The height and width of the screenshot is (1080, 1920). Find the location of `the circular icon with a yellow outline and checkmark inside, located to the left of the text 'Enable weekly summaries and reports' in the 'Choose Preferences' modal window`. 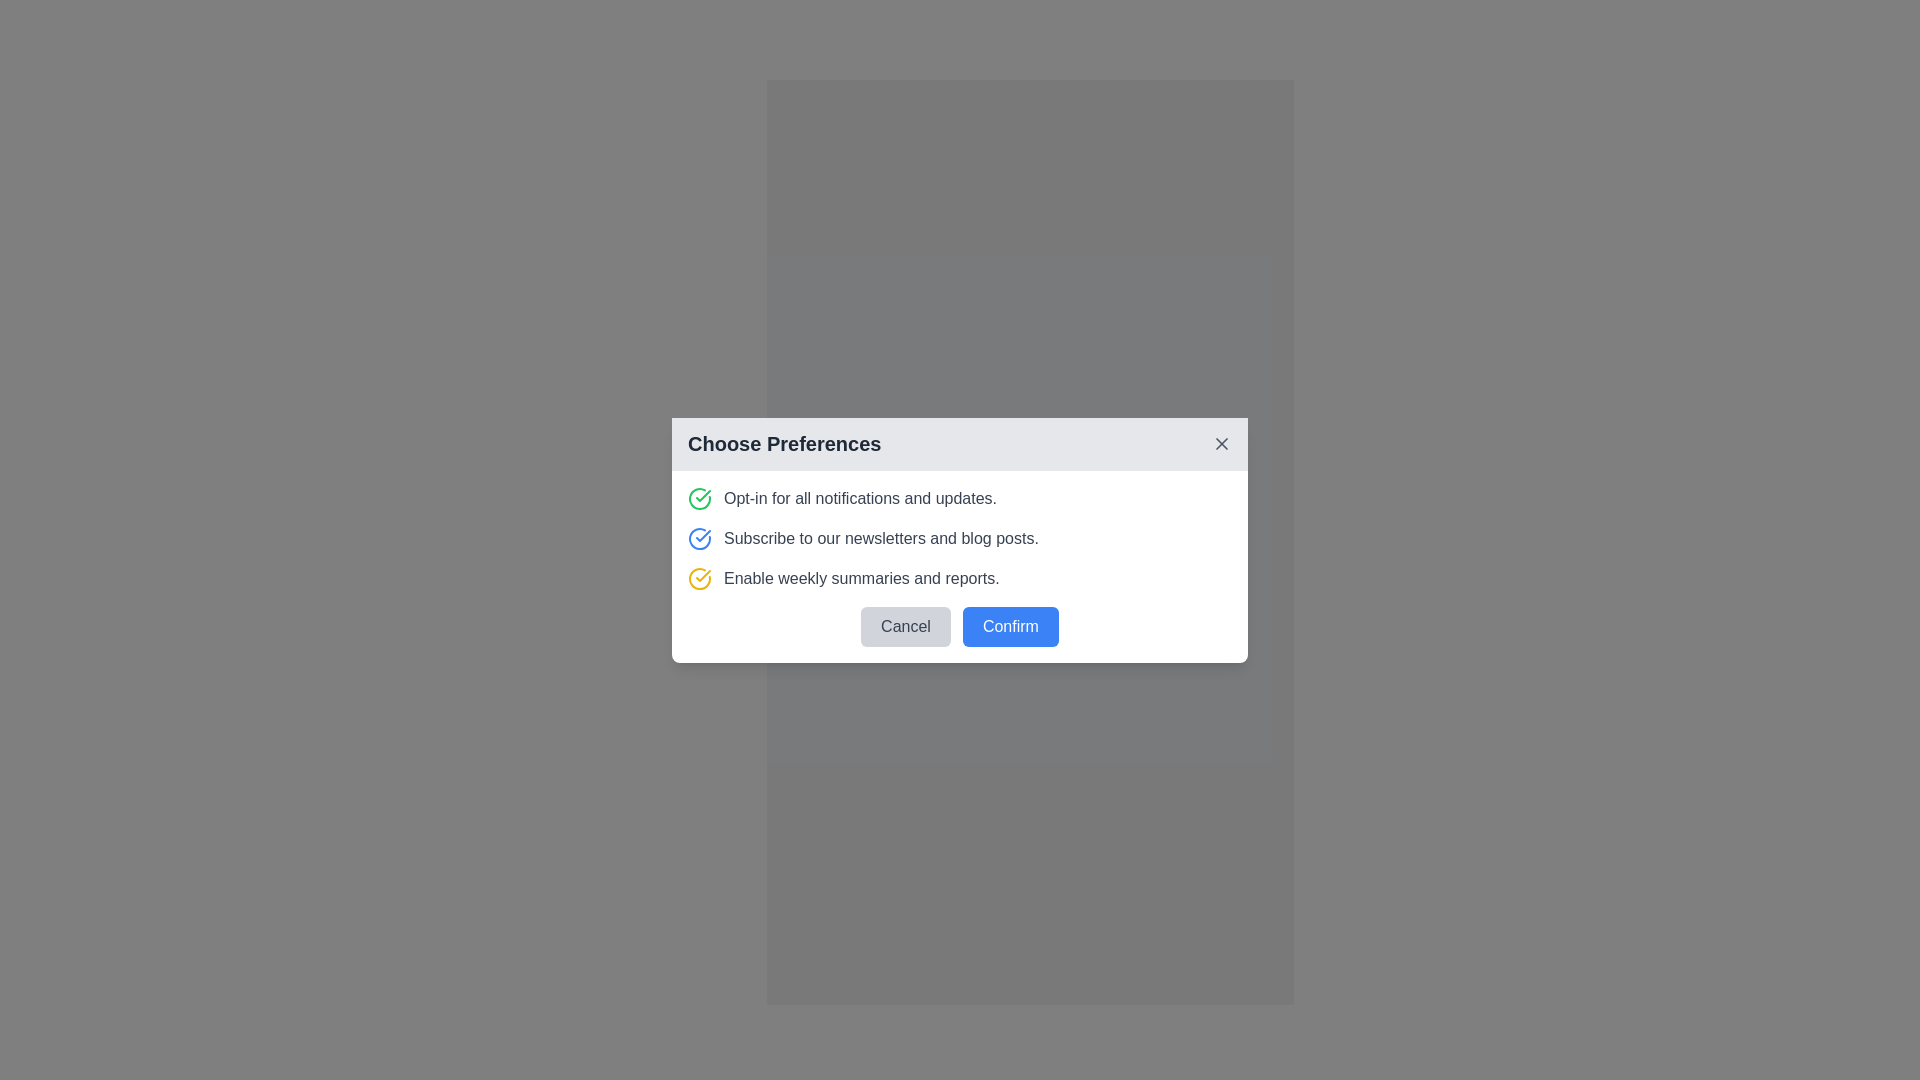

the circular icon with a yellow outline and checkmark inside, located to the left of the text 'Enable weekly summaries and reports' in the 'Choose Preferences' modal window is located at coordinates (700, 578).